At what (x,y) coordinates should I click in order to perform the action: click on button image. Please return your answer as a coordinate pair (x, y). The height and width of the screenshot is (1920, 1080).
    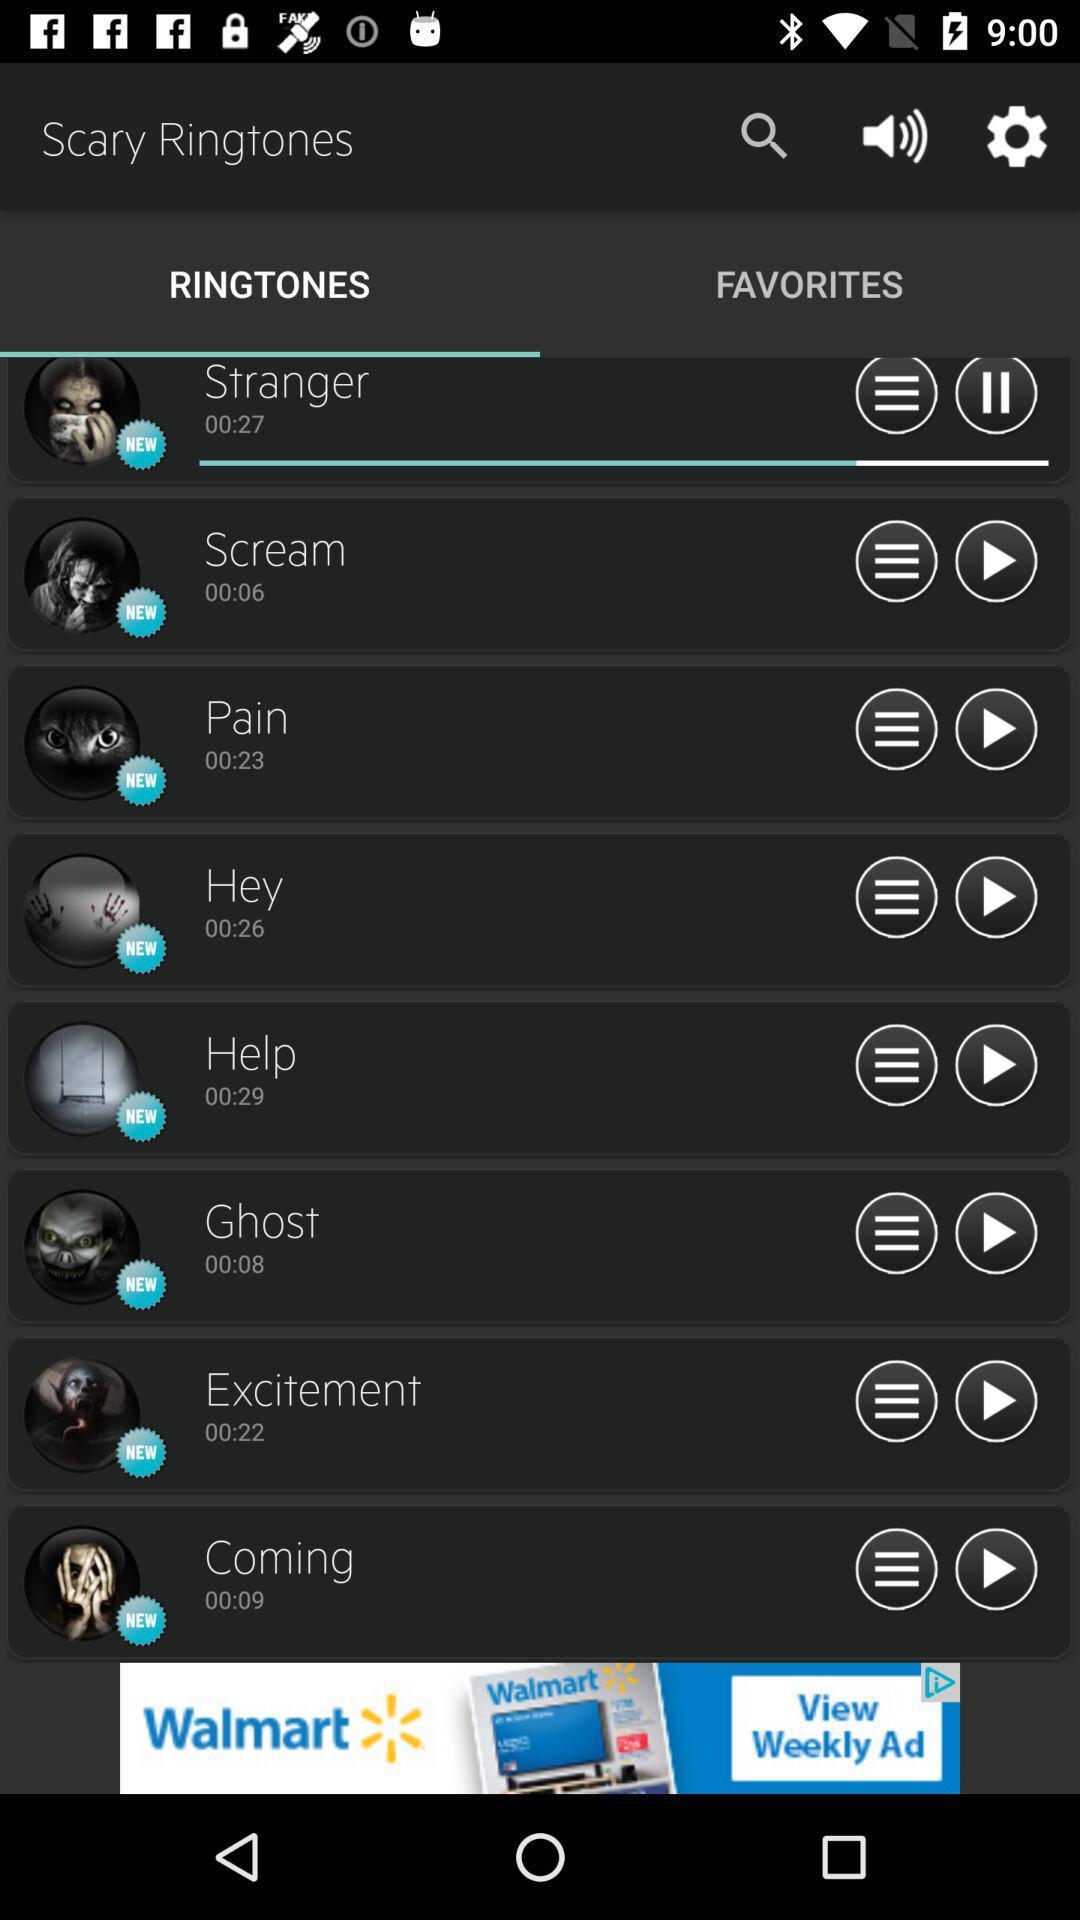
    Looking at the image, I should click on (80, 911).